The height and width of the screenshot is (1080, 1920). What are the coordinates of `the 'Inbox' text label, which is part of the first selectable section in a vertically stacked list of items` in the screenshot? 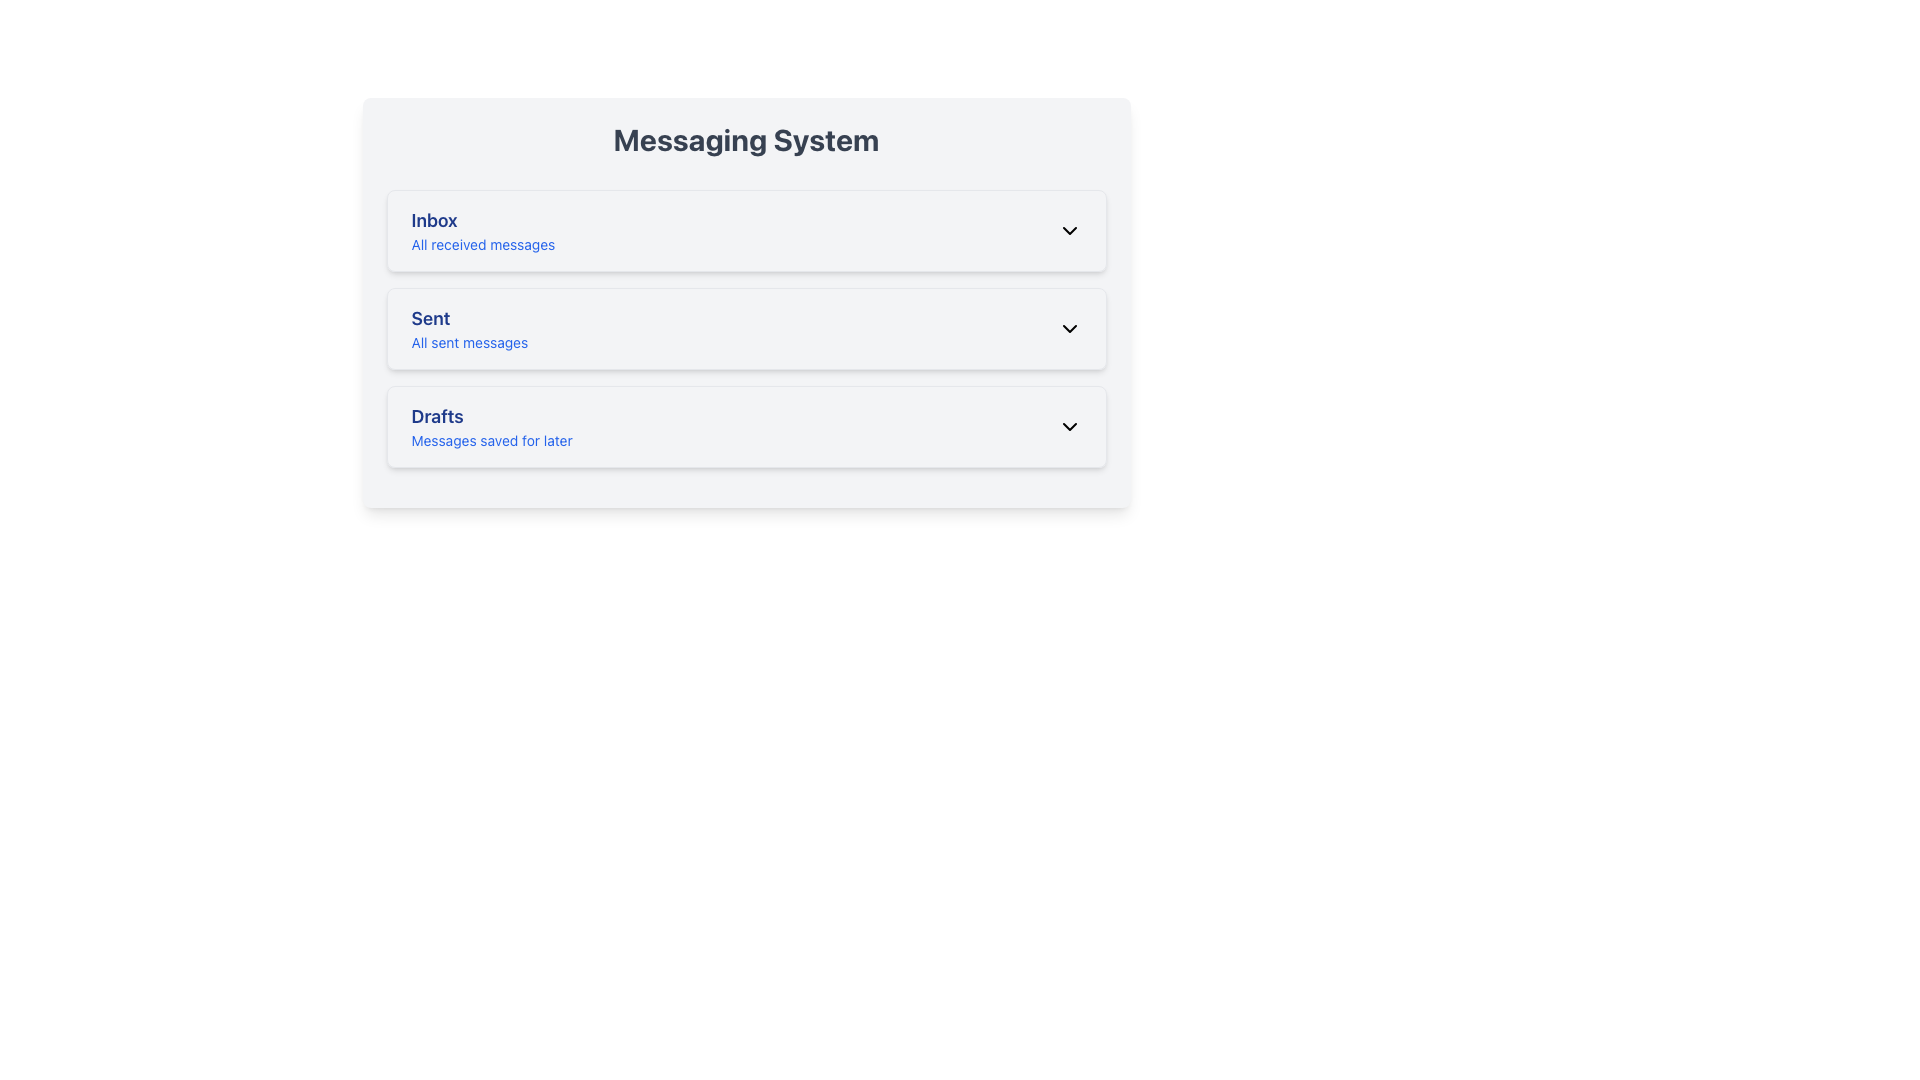 It's located at (483, 230).